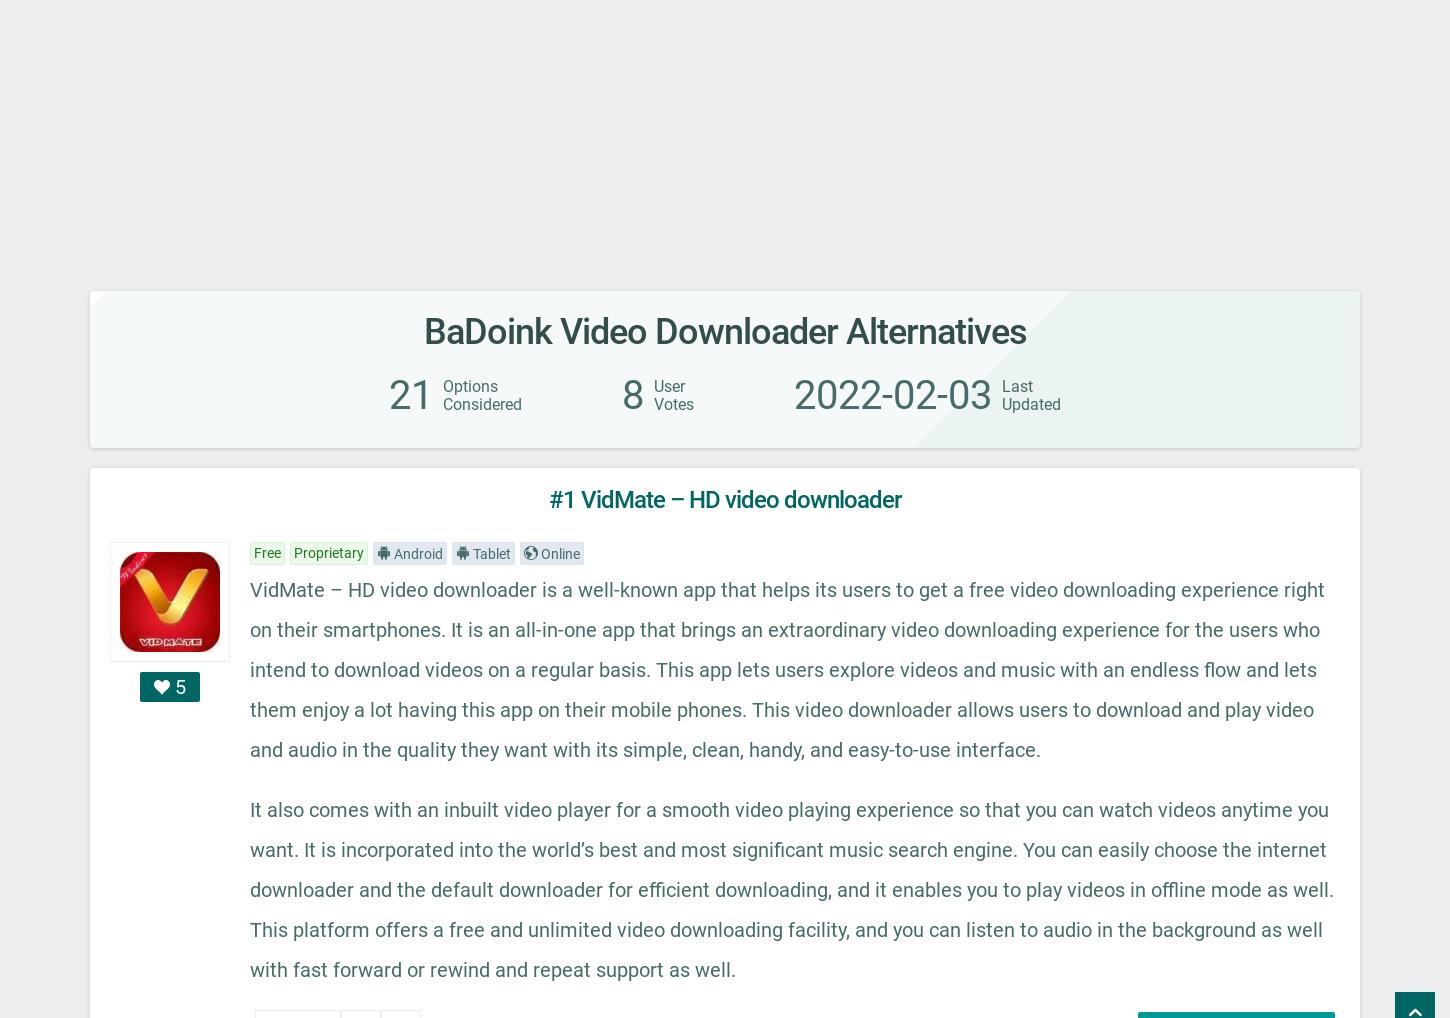  I want to click on 'Tablet', so click(468, 552).